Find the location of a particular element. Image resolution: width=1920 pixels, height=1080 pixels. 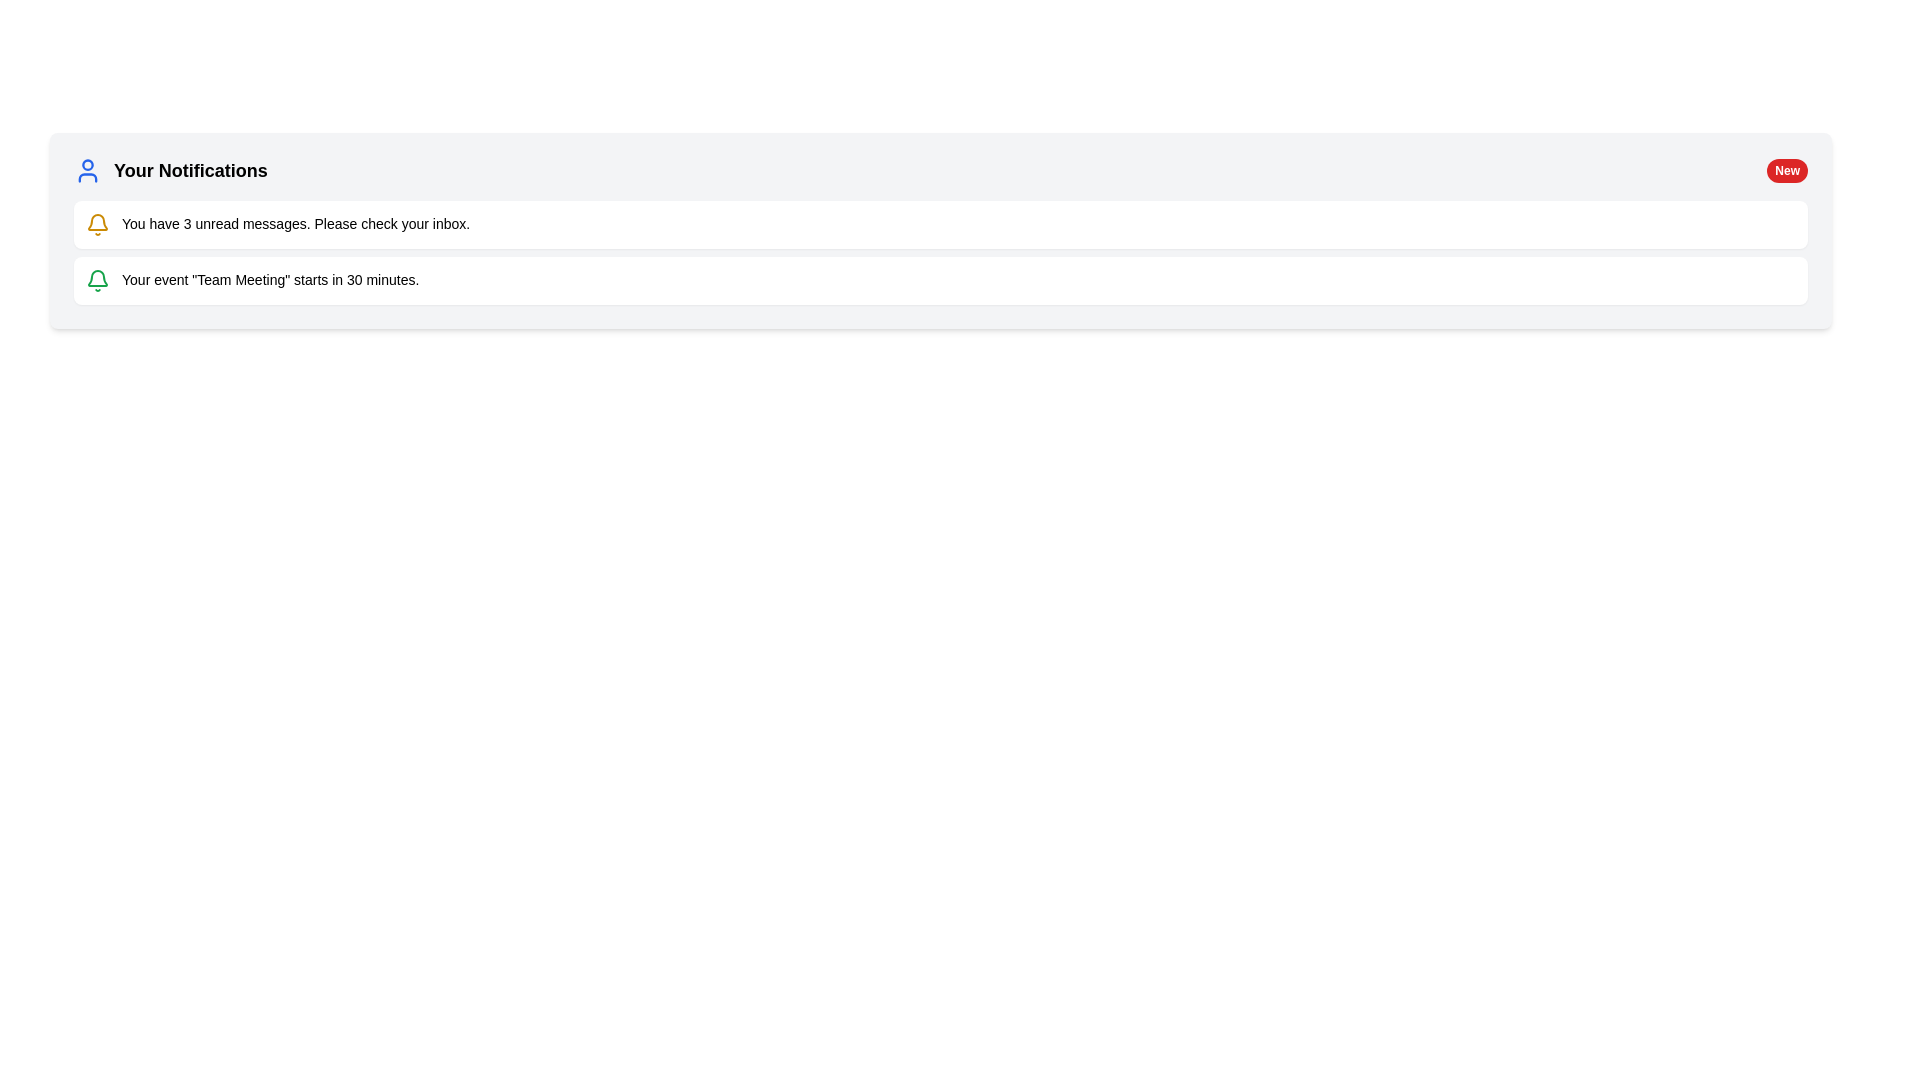

the yellow-orange bell-shaped notification icon located to the left of the notification message is located at coordinates (96, 224).